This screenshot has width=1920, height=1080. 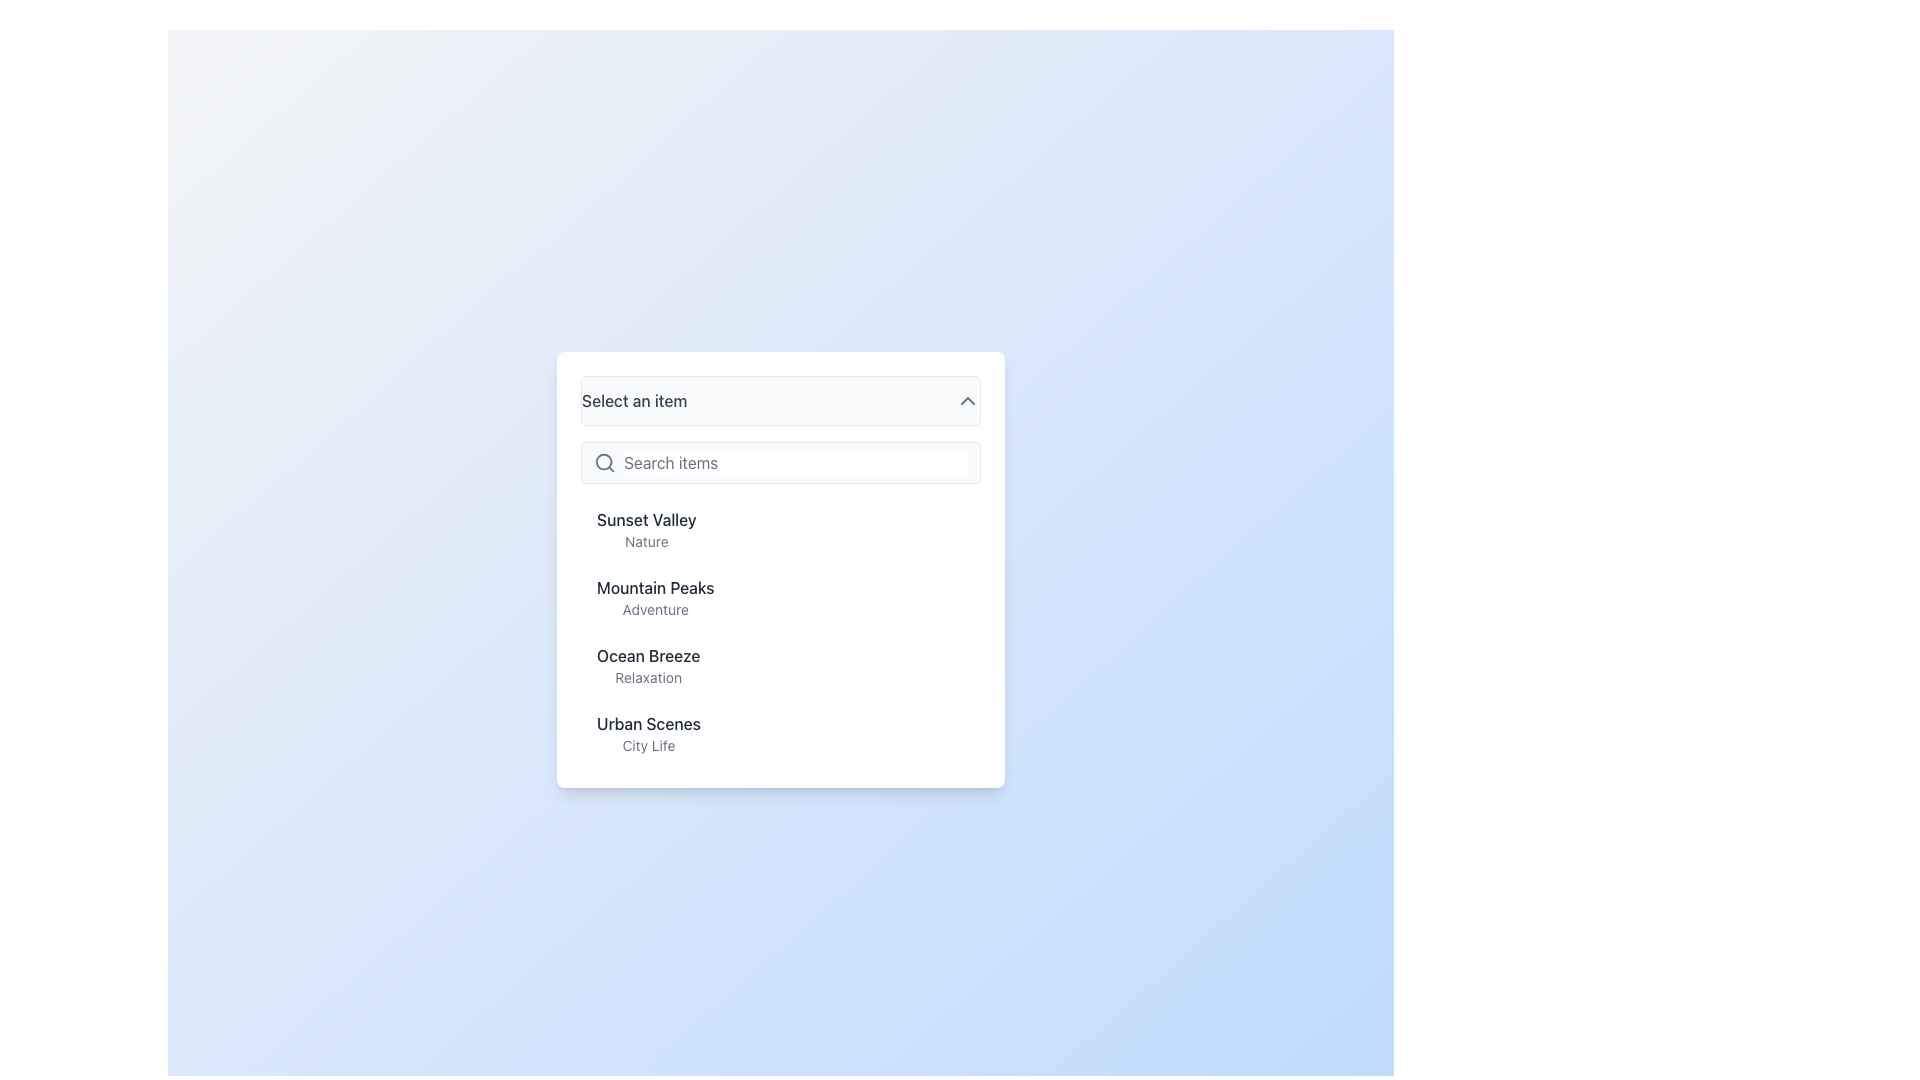 What do you see at coordinates (646, 519) in the screenshot?
I see `the dropdown entry label that identifies a particular destination or category in the dropdown list under 'Select an item'` at bounding box center [646, 519].